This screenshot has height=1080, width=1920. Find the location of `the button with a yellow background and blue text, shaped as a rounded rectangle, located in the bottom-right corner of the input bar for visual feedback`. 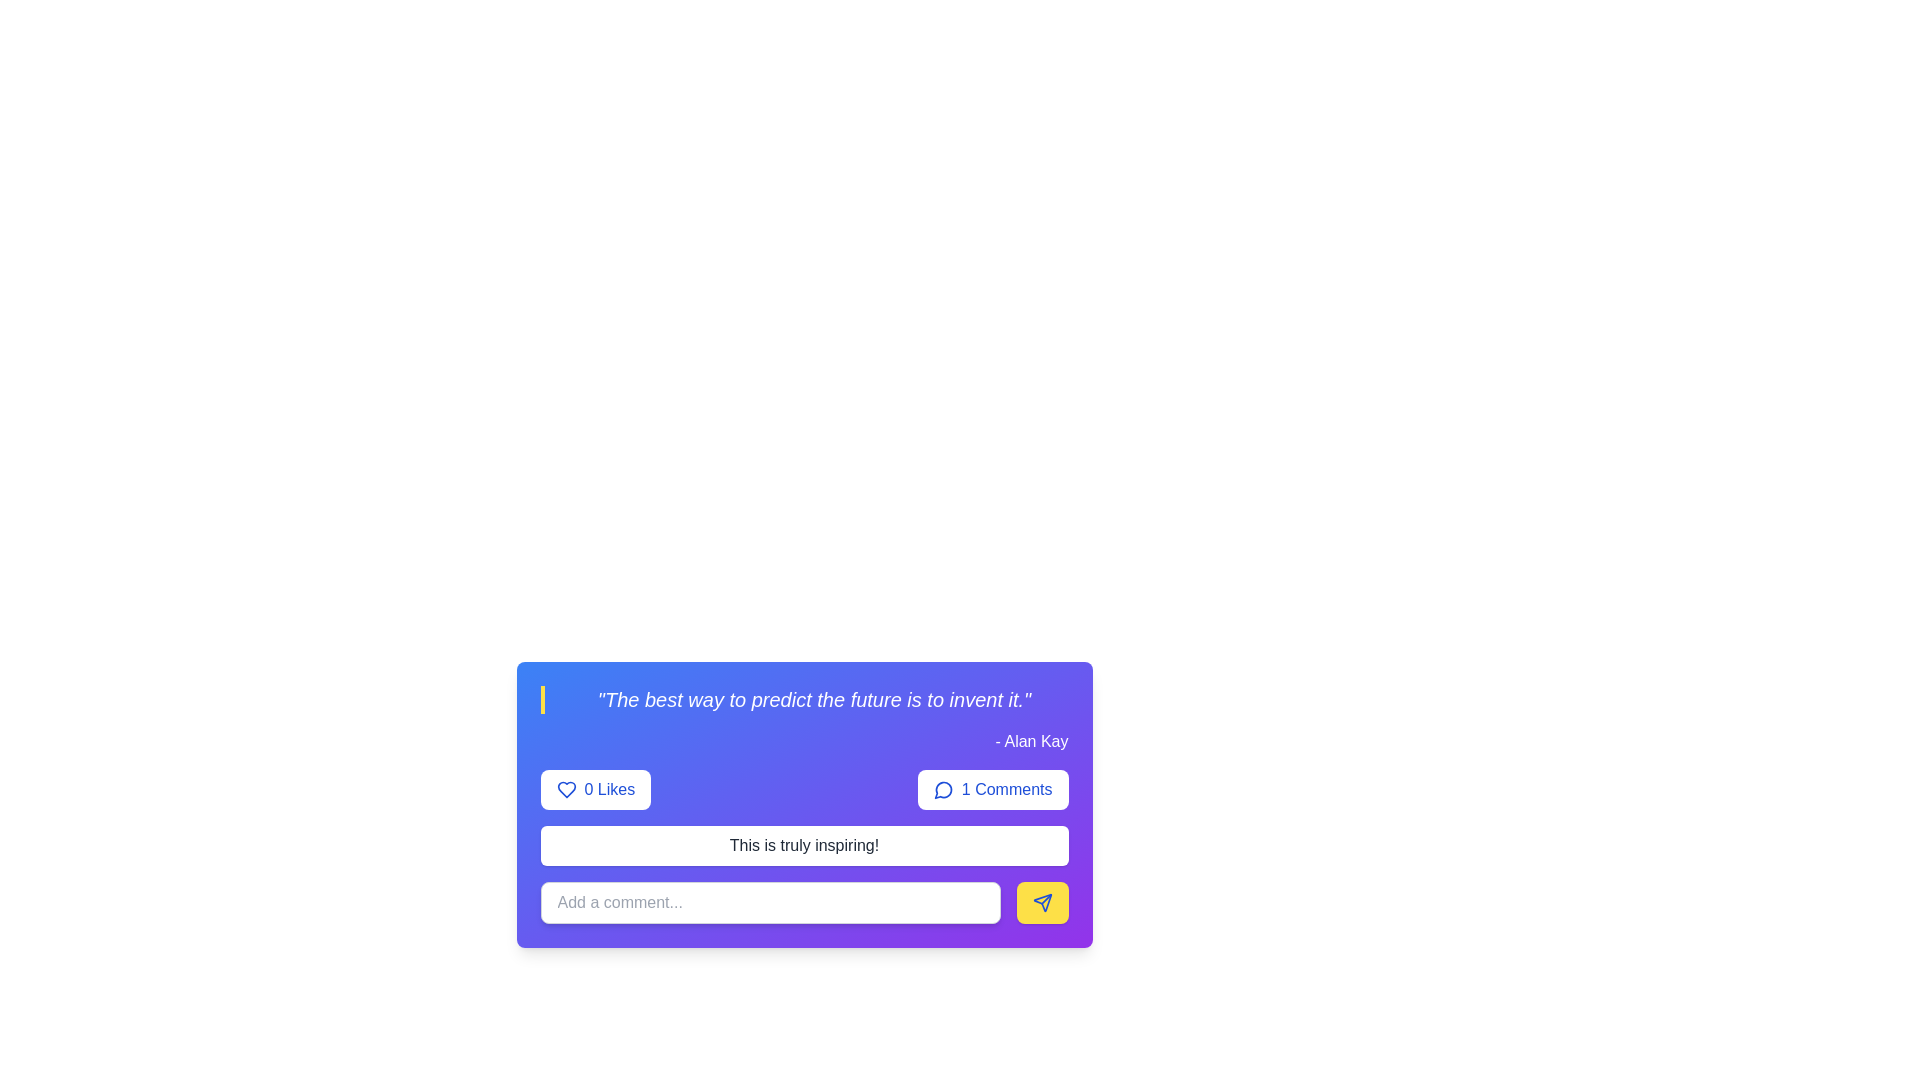

the button with a yellow background and blue text, shaped as a rounded rectangle, located in the bottom-right corner of the input bar for visual feedback is located at coordinates (1041, 902).